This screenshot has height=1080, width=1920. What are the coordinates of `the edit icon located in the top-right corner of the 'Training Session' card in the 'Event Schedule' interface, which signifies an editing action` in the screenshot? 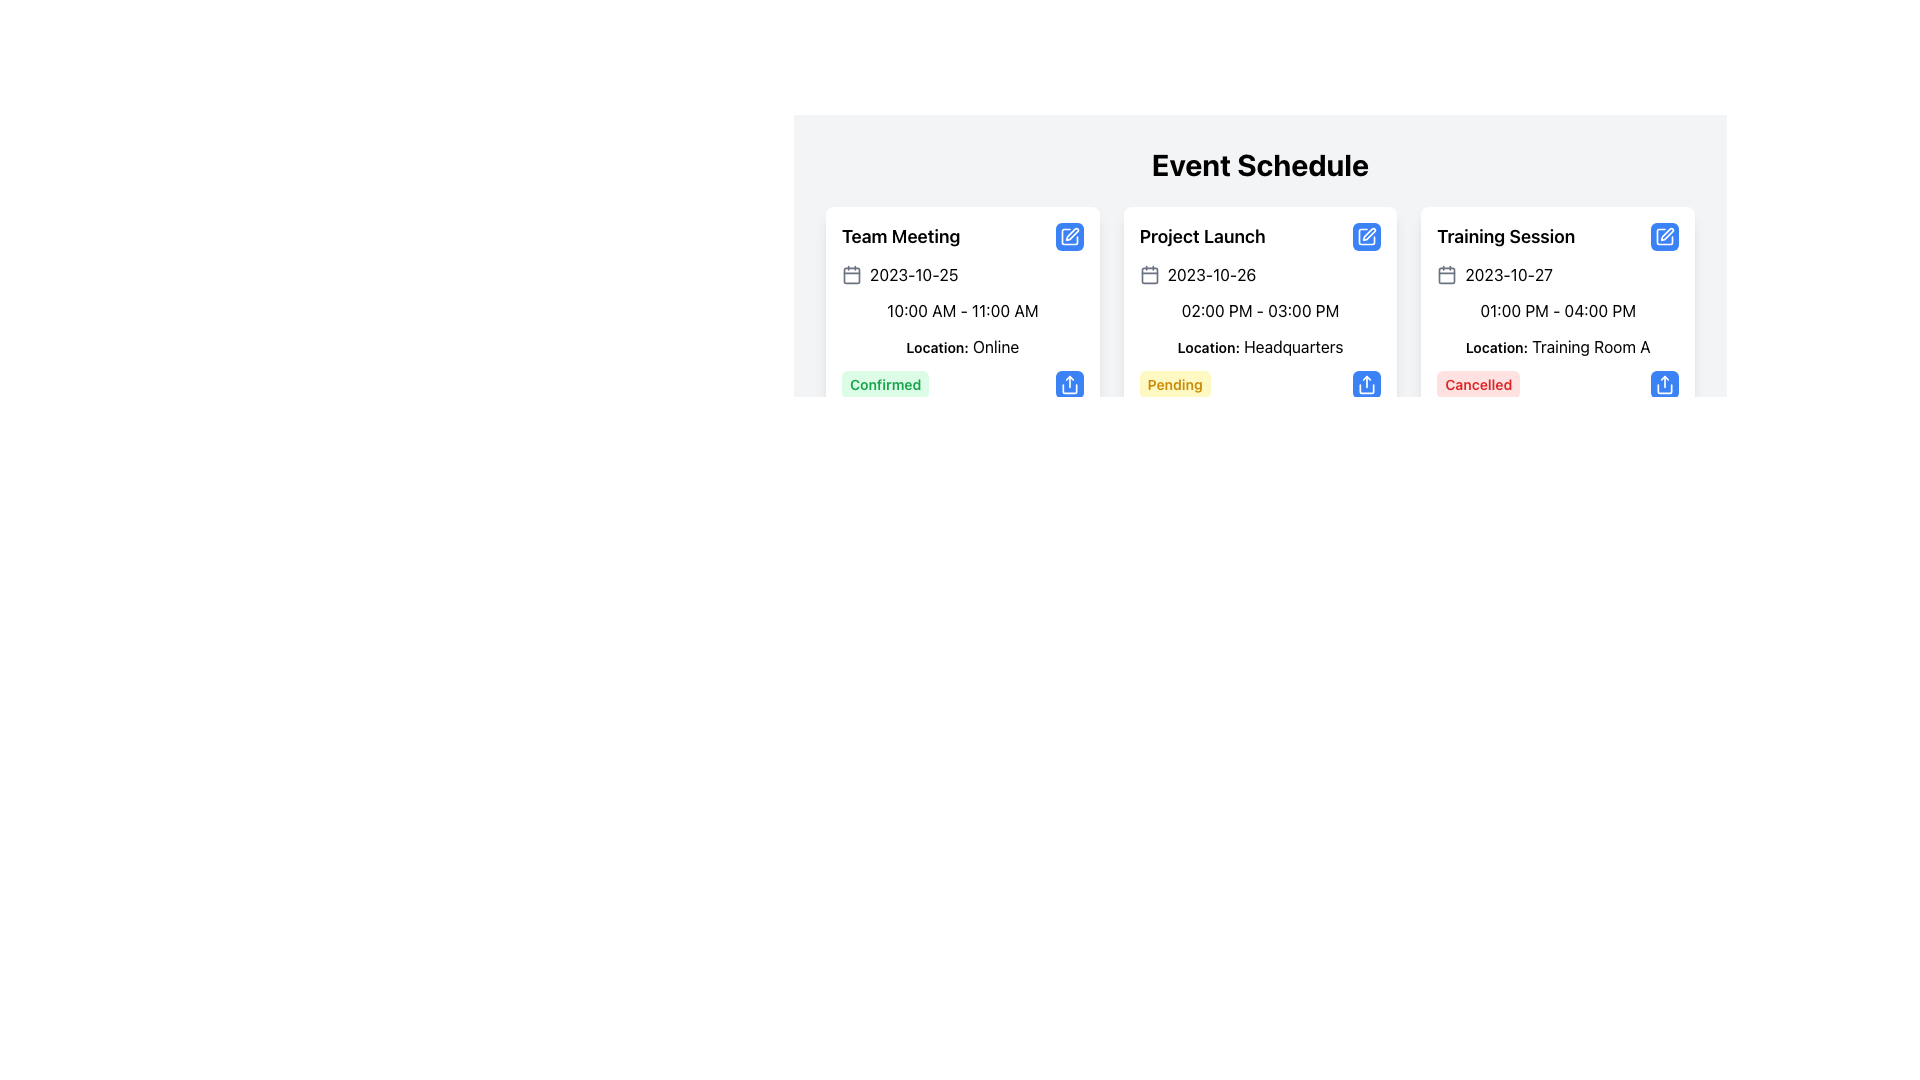 It's located at (1665, 235).